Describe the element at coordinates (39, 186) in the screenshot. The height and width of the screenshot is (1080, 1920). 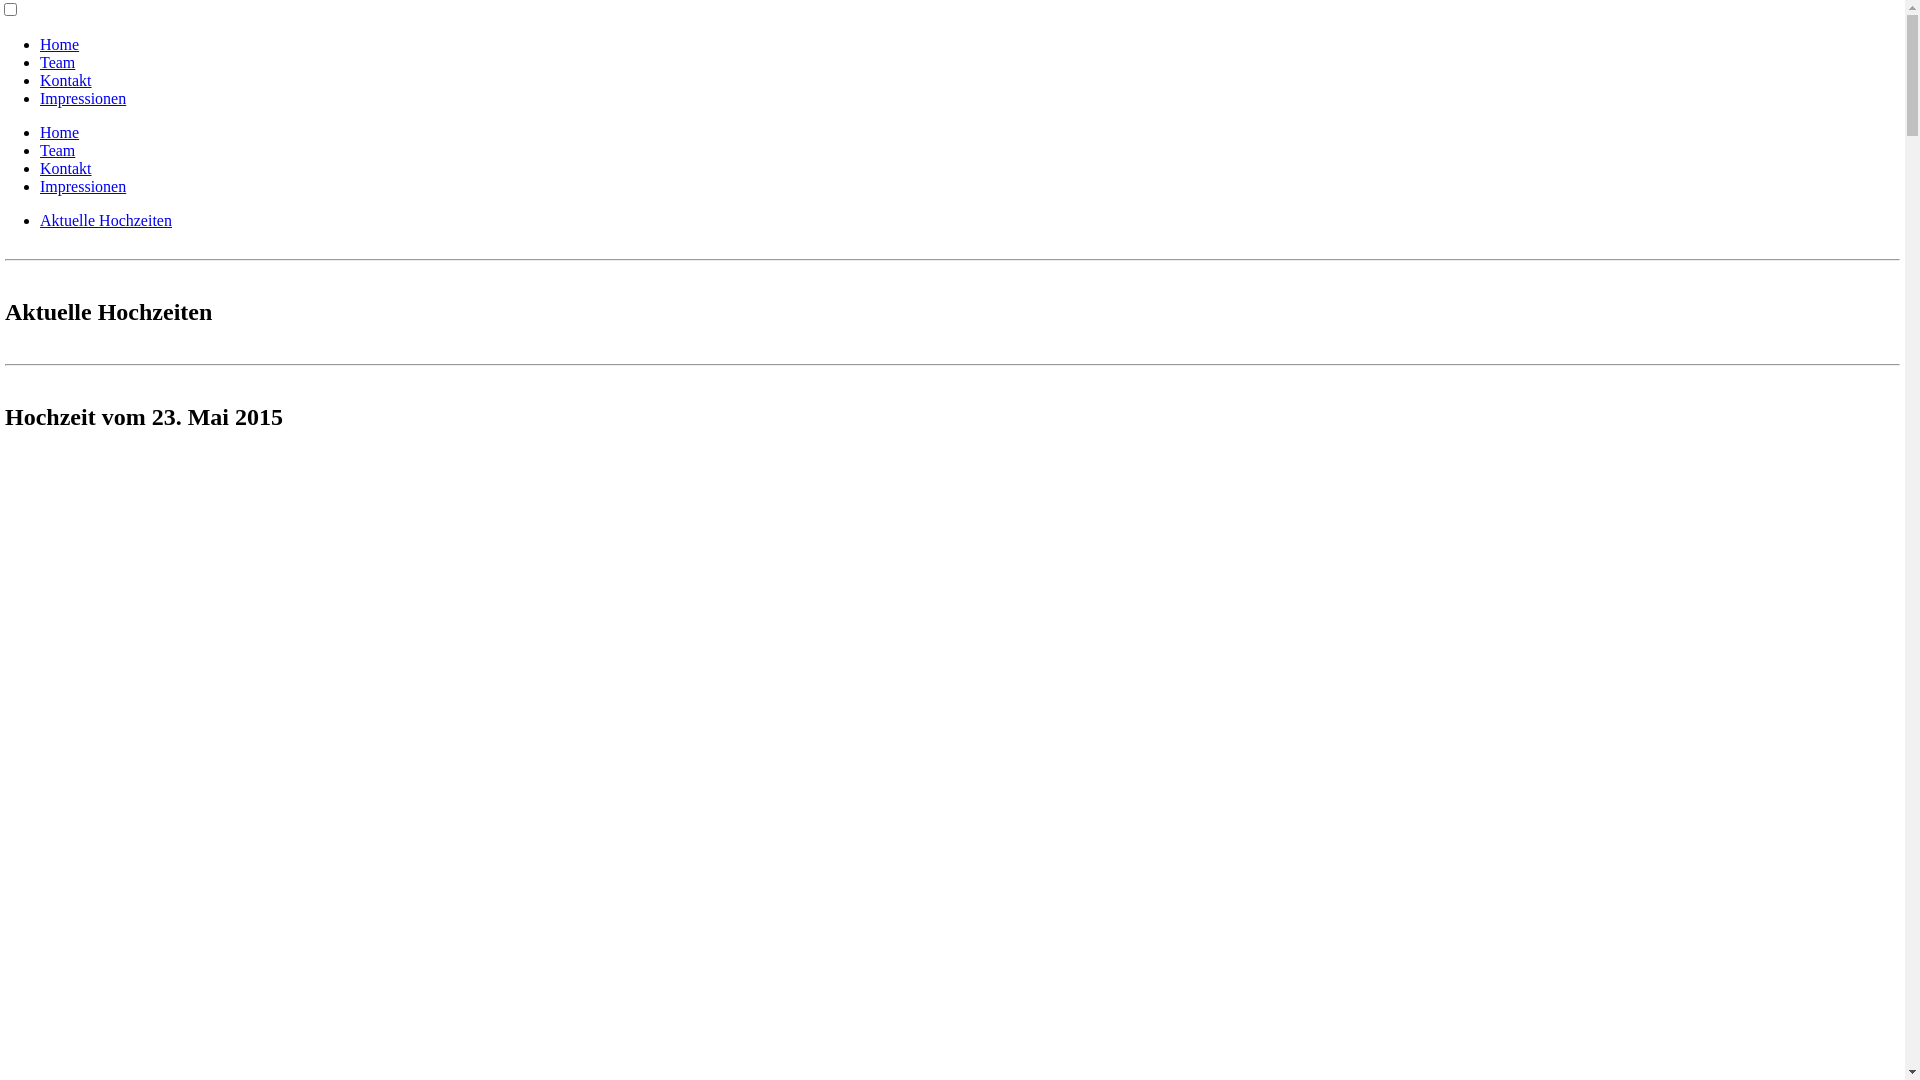
I see `'Impressionen'` at that location.